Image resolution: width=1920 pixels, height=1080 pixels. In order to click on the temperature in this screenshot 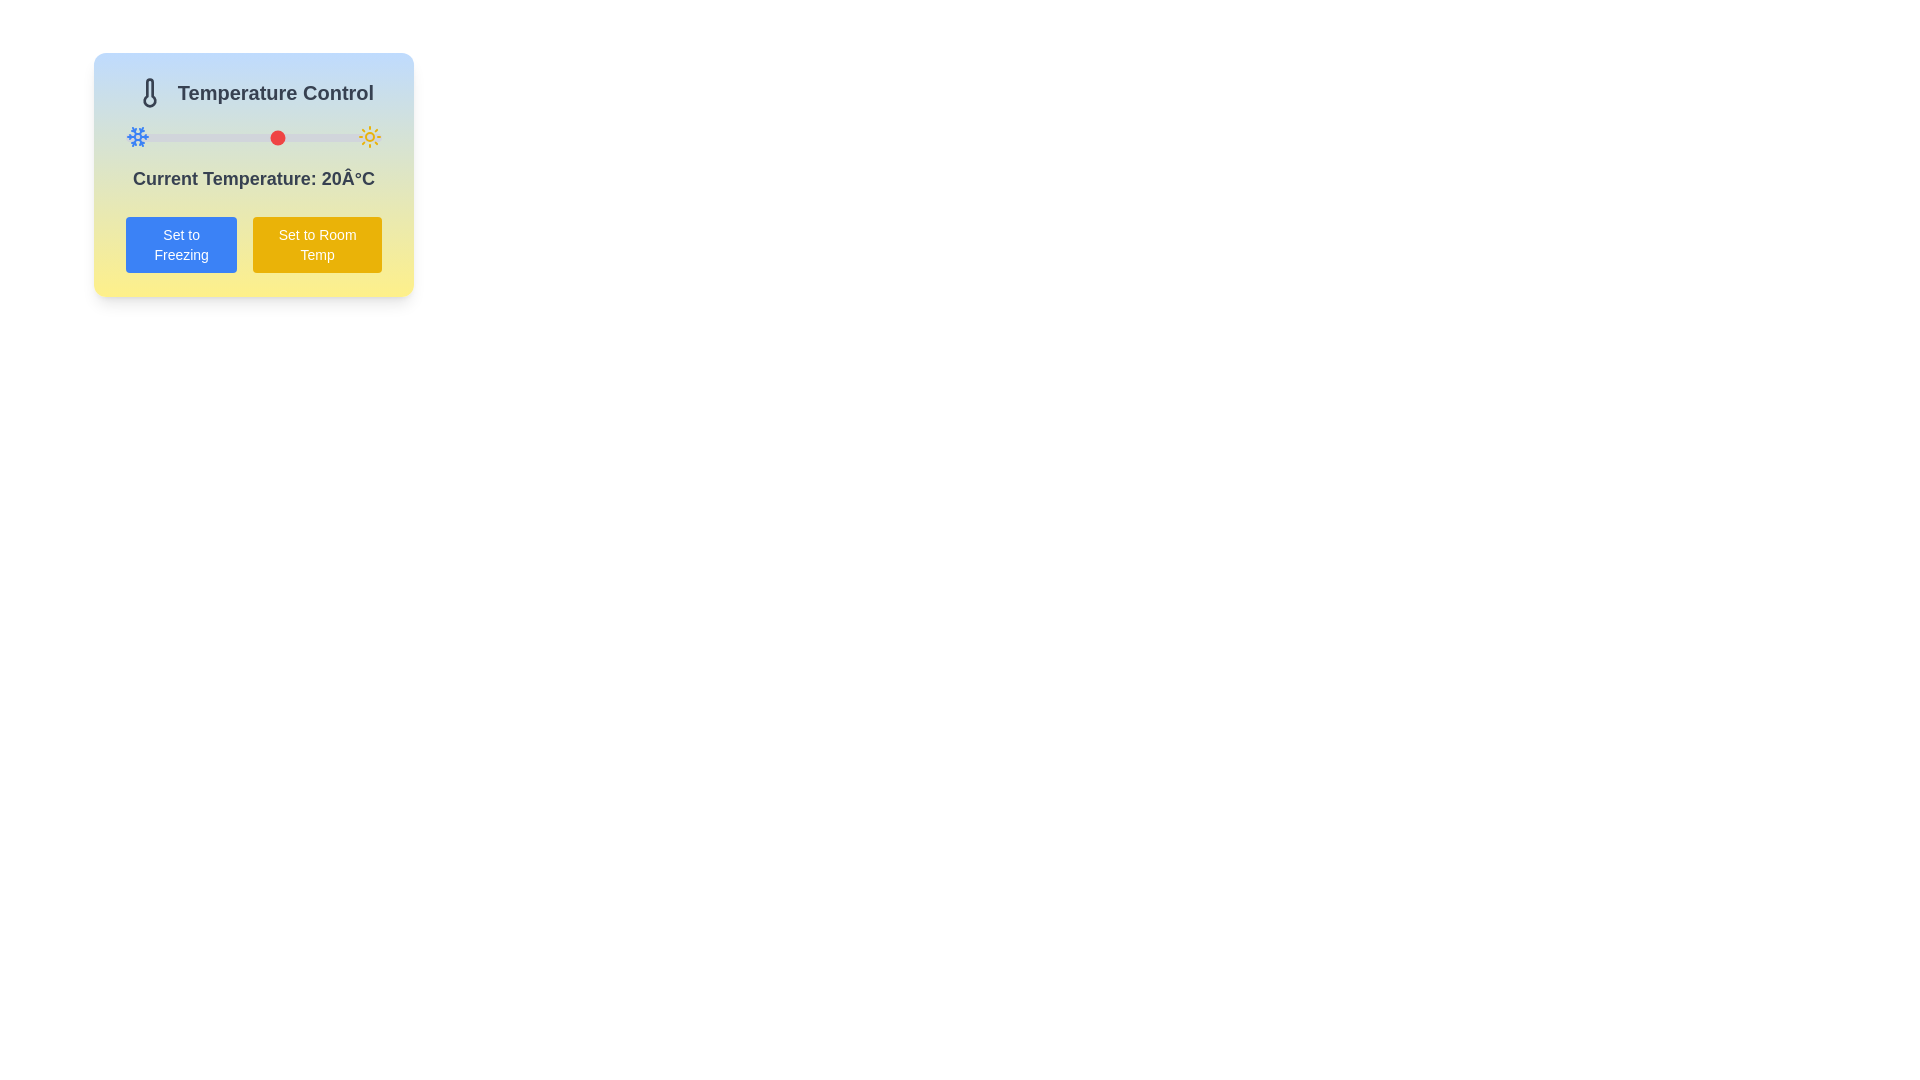, I will do `click(268, 137)`.